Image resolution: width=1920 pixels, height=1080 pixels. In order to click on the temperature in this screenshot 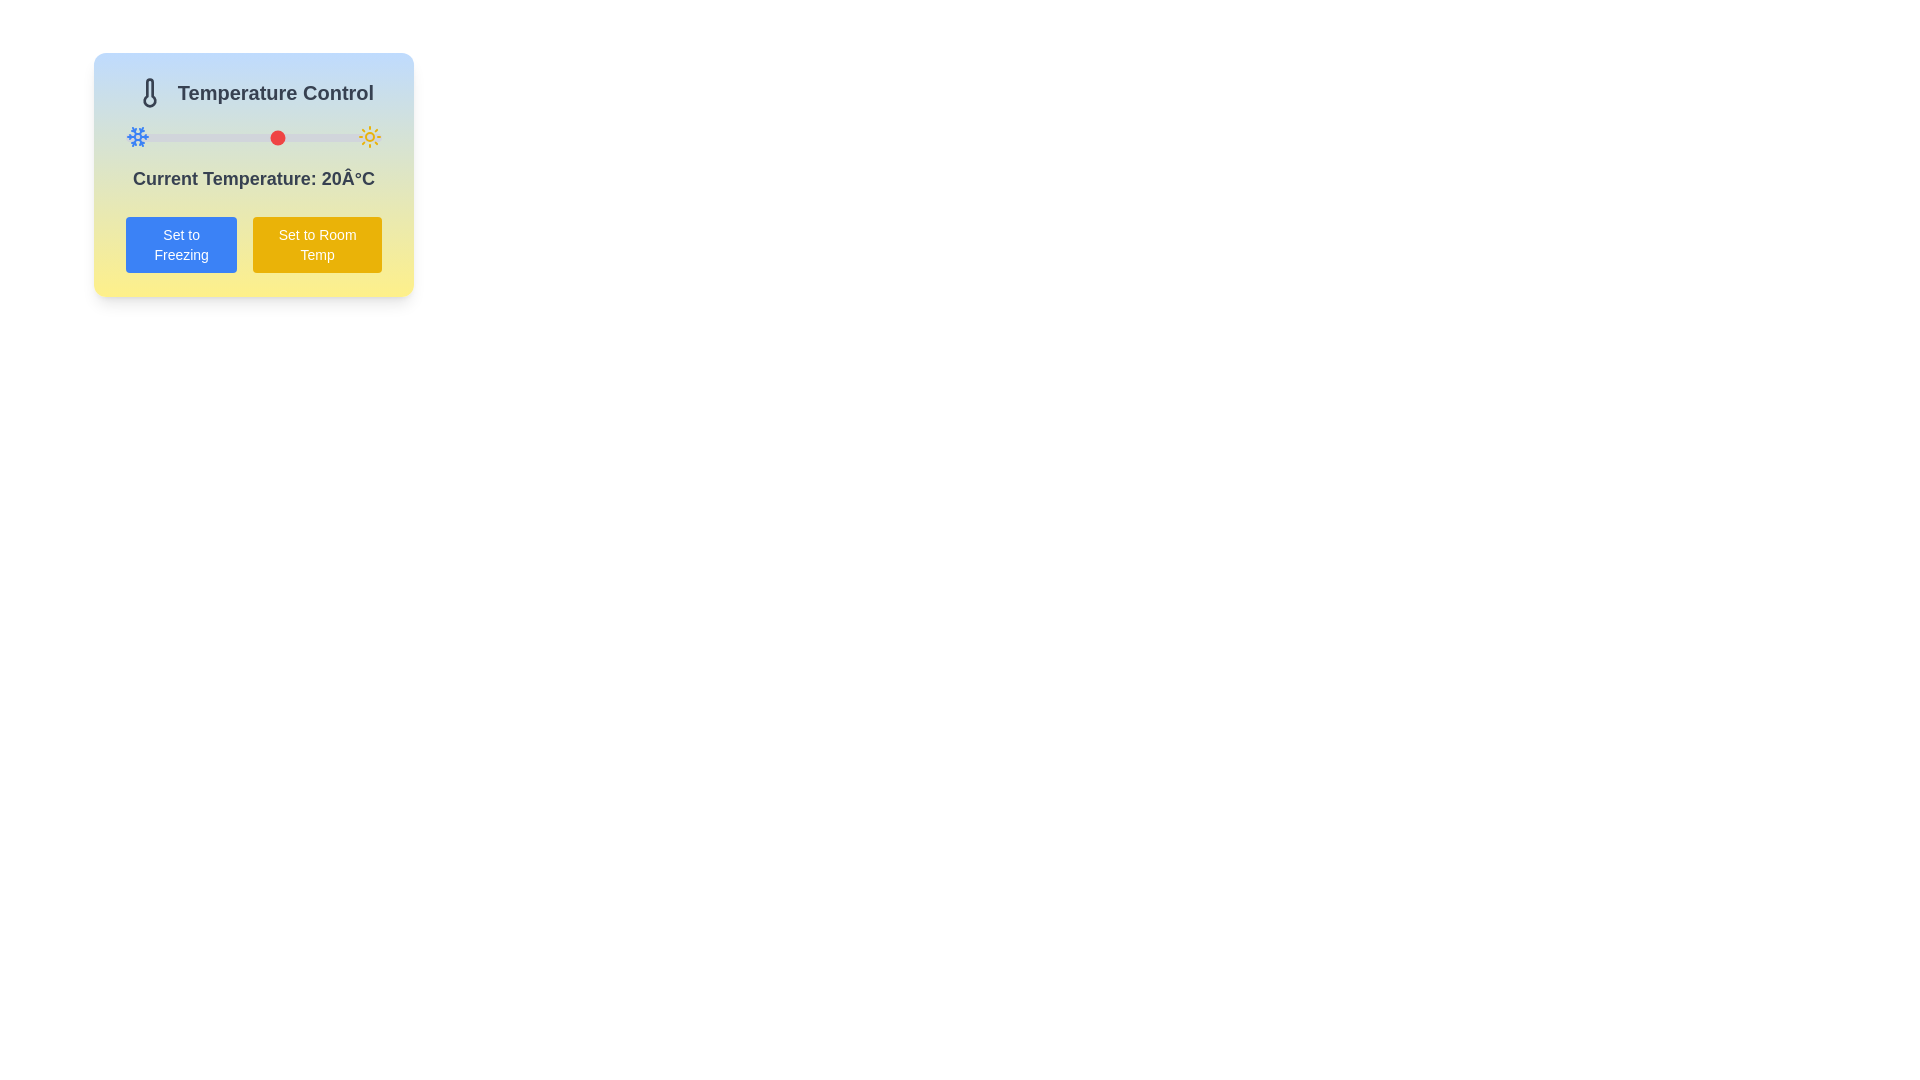, I will do `click(268, 137)`.